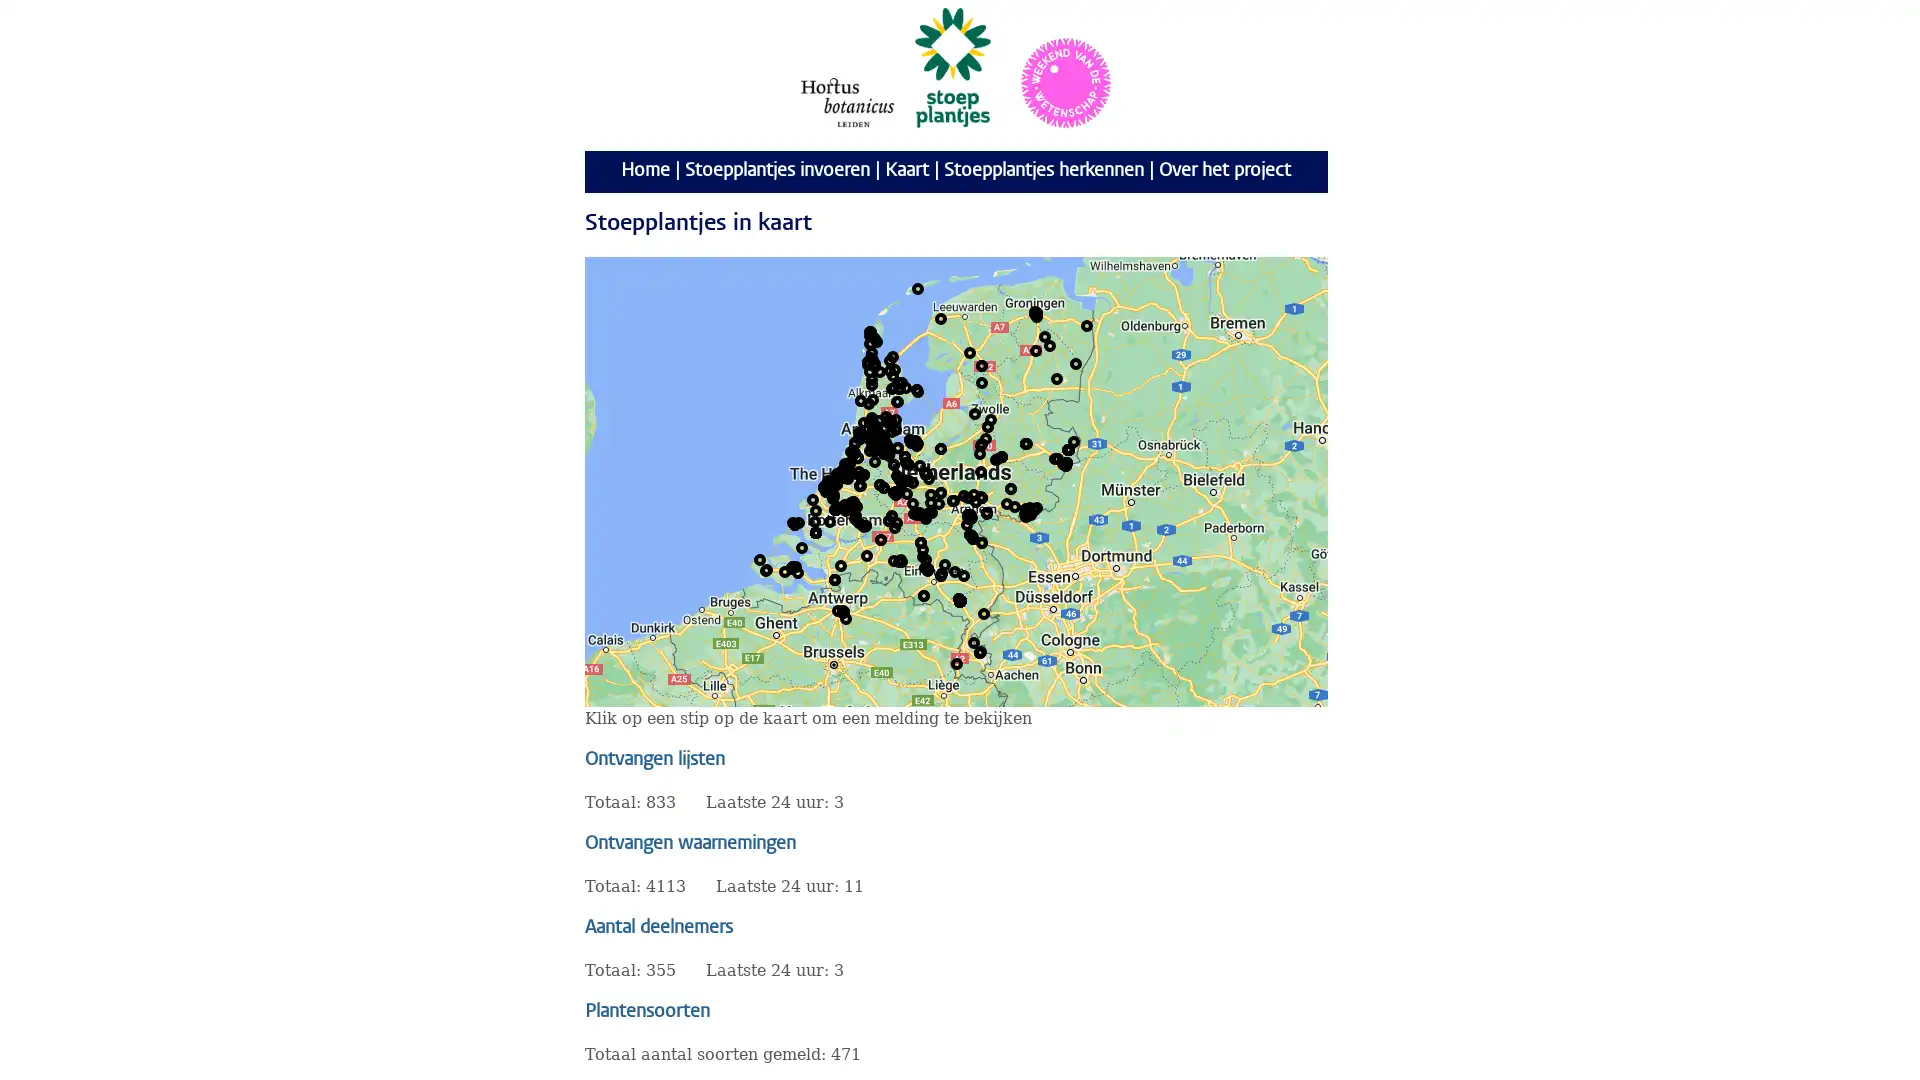  Describe the element at coordinates (870, 419) in the screenshot. I see `Telling van NBeets op 12 januari 2022` at that location.